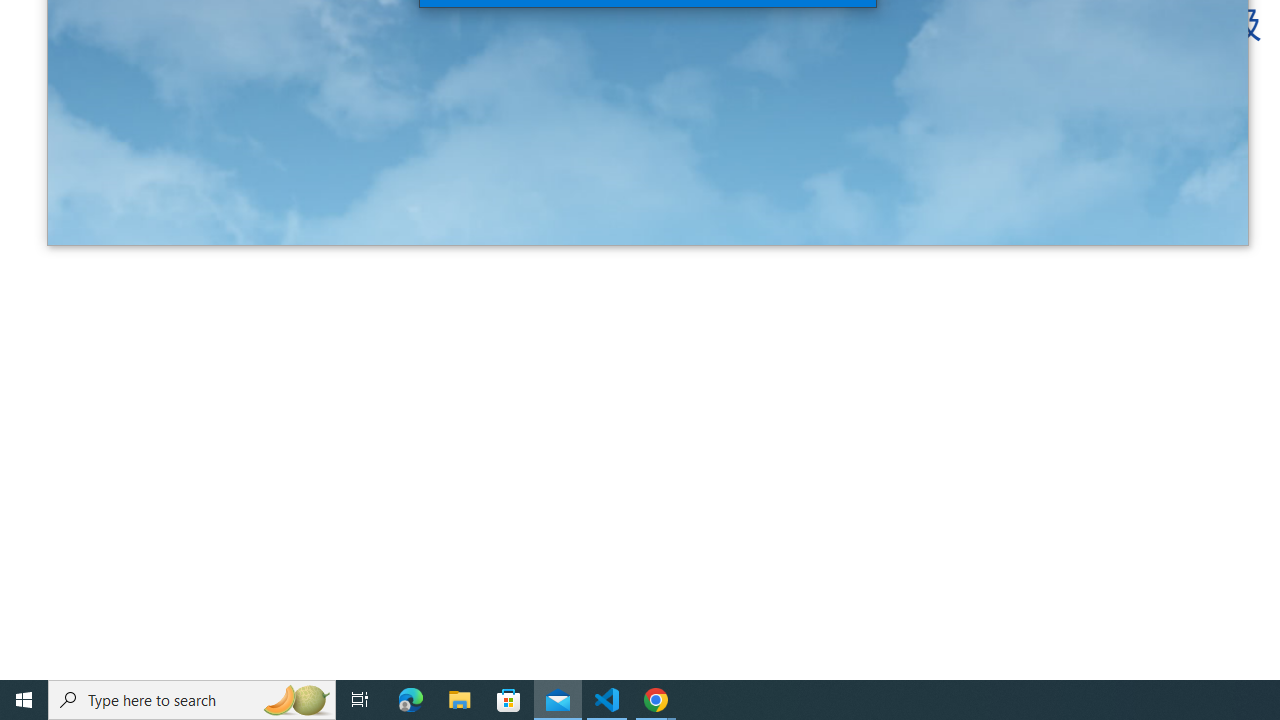 The image size is (1280, 720). What do you see at coordinates (656, 698) in the screenshot?
I see `'Google Chrome - 2 running windows'` at bounding box center [656, 698].